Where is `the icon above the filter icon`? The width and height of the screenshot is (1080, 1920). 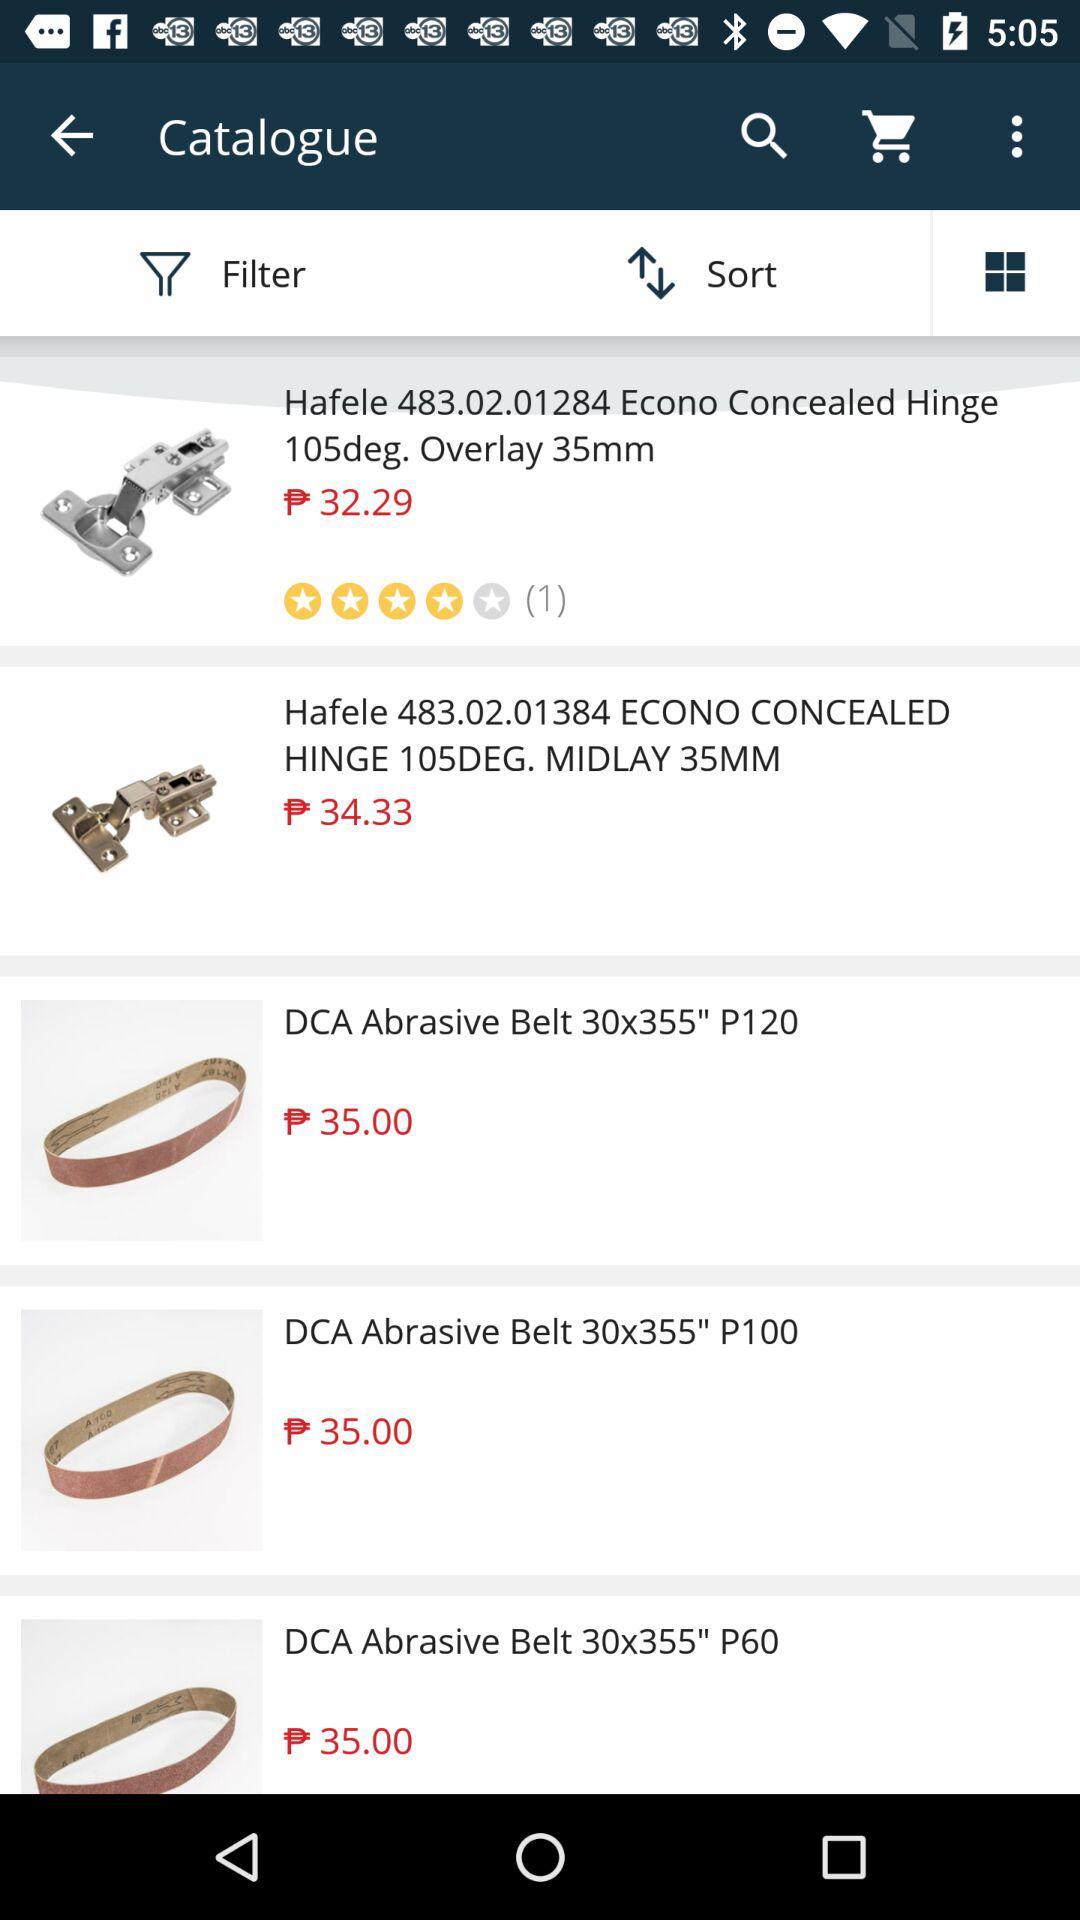 the icon above the filter icon is located at coordinates (72, 135).